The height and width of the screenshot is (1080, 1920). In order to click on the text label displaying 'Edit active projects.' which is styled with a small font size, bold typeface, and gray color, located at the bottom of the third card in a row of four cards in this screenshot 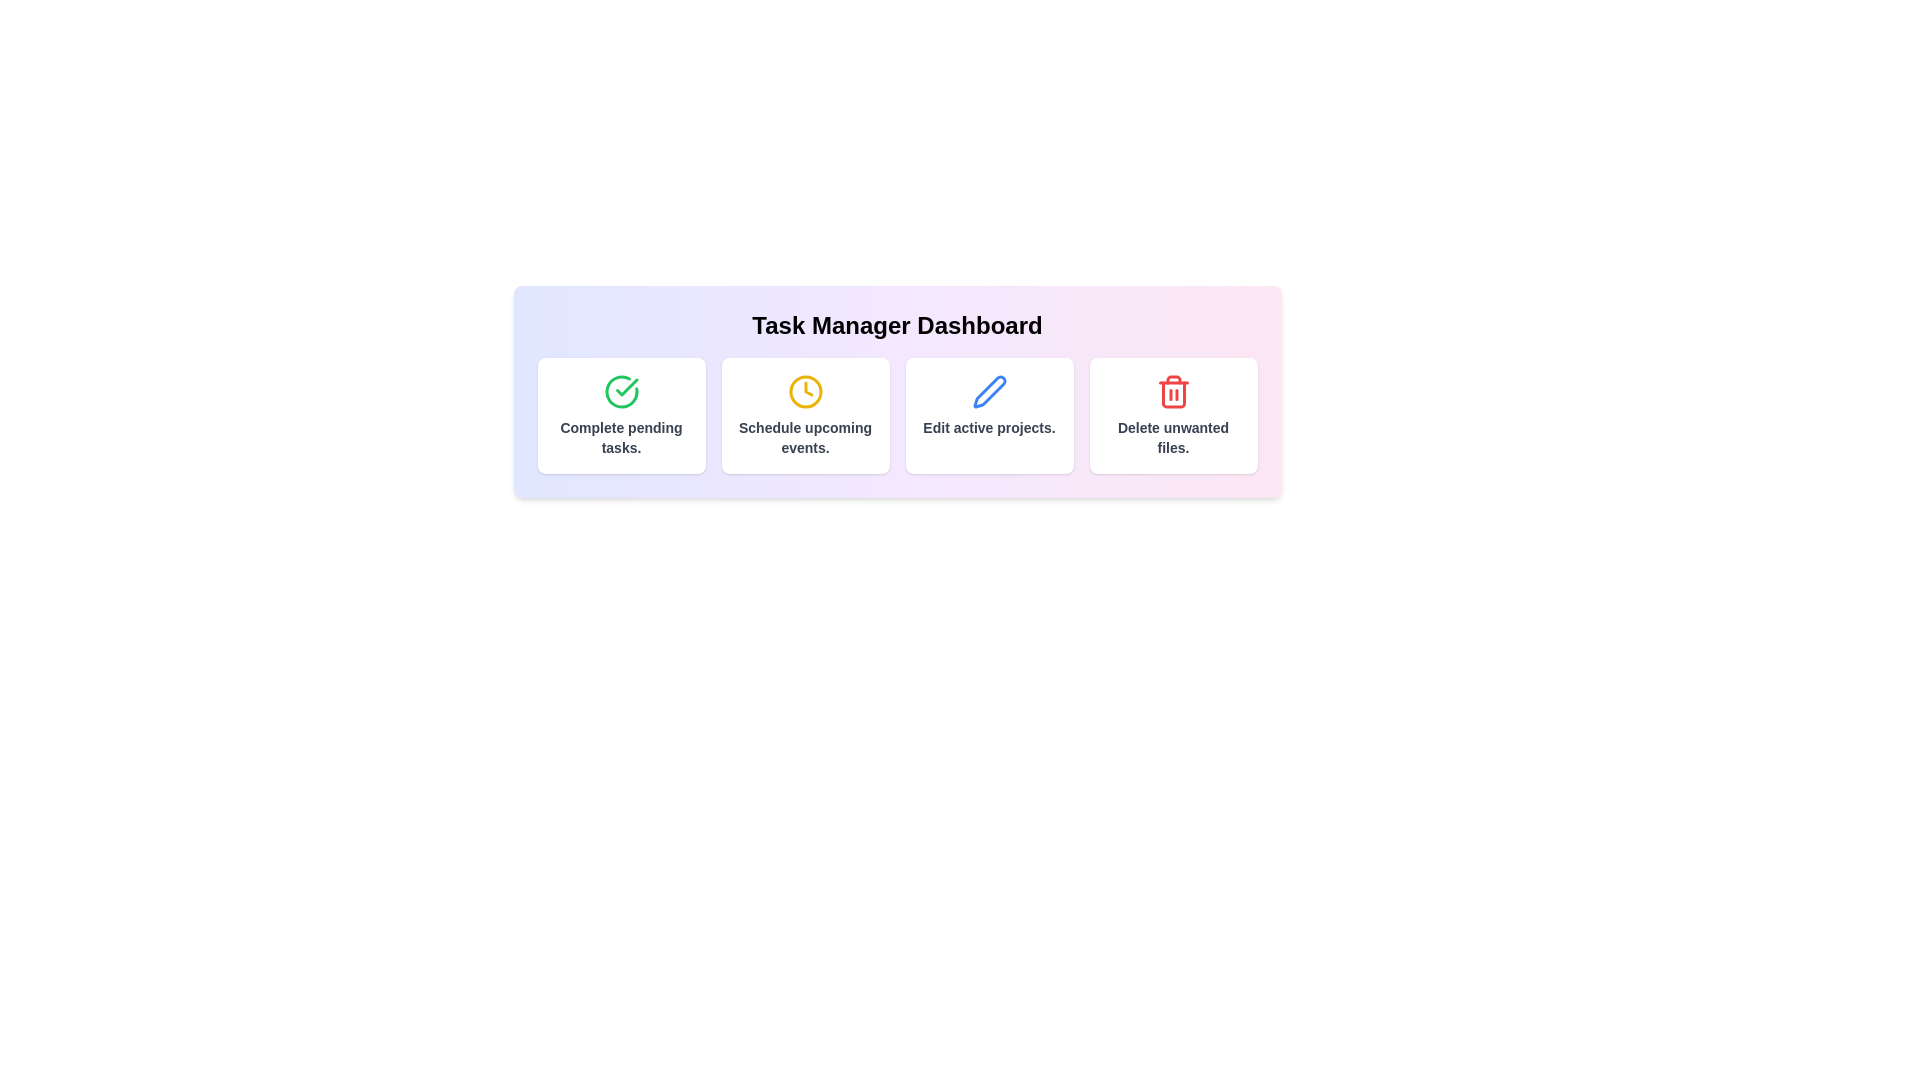, I will do `click(989, 427)`.